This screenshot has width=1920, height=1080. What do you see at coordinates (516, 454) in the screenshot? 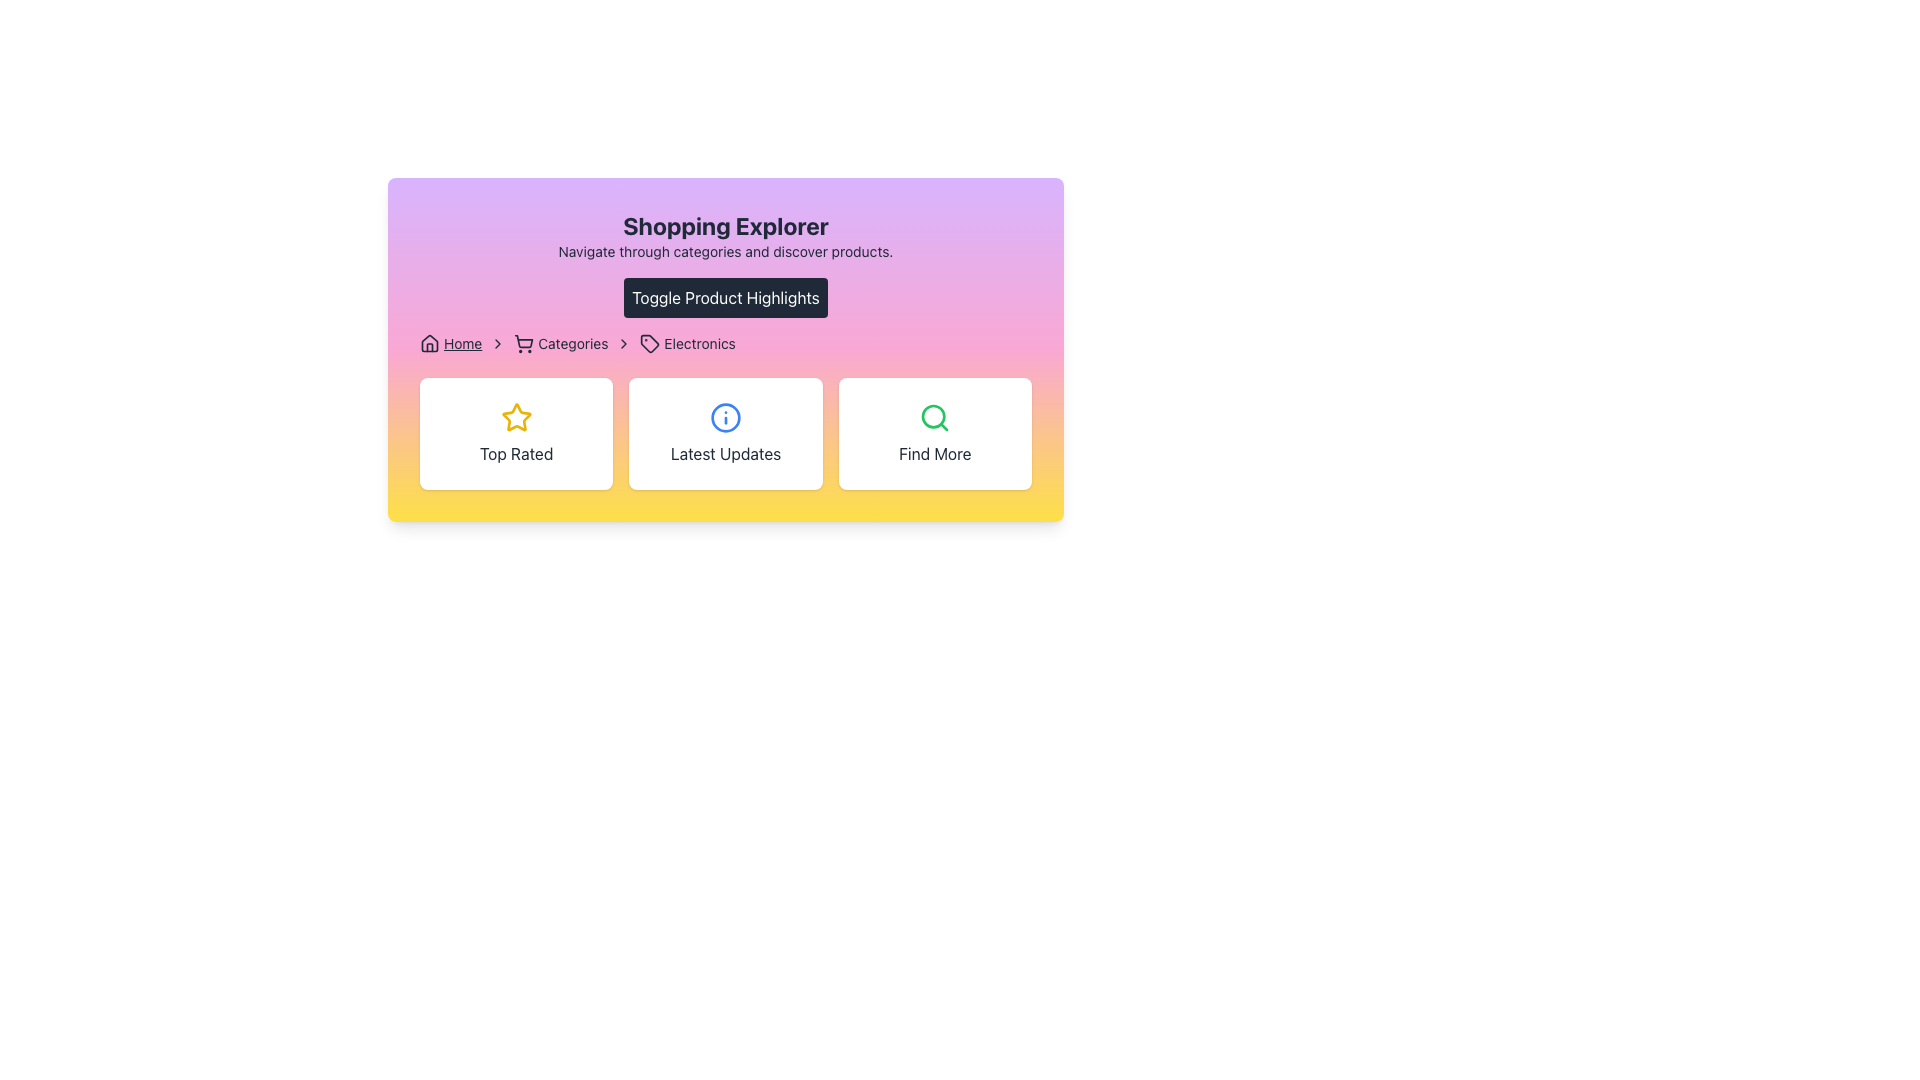
I see `the label text that indicates a category or featured content, located centrally within the first card under the 'Shopping Explorer' section, just below the star icon` at bounding box center [516, 454].